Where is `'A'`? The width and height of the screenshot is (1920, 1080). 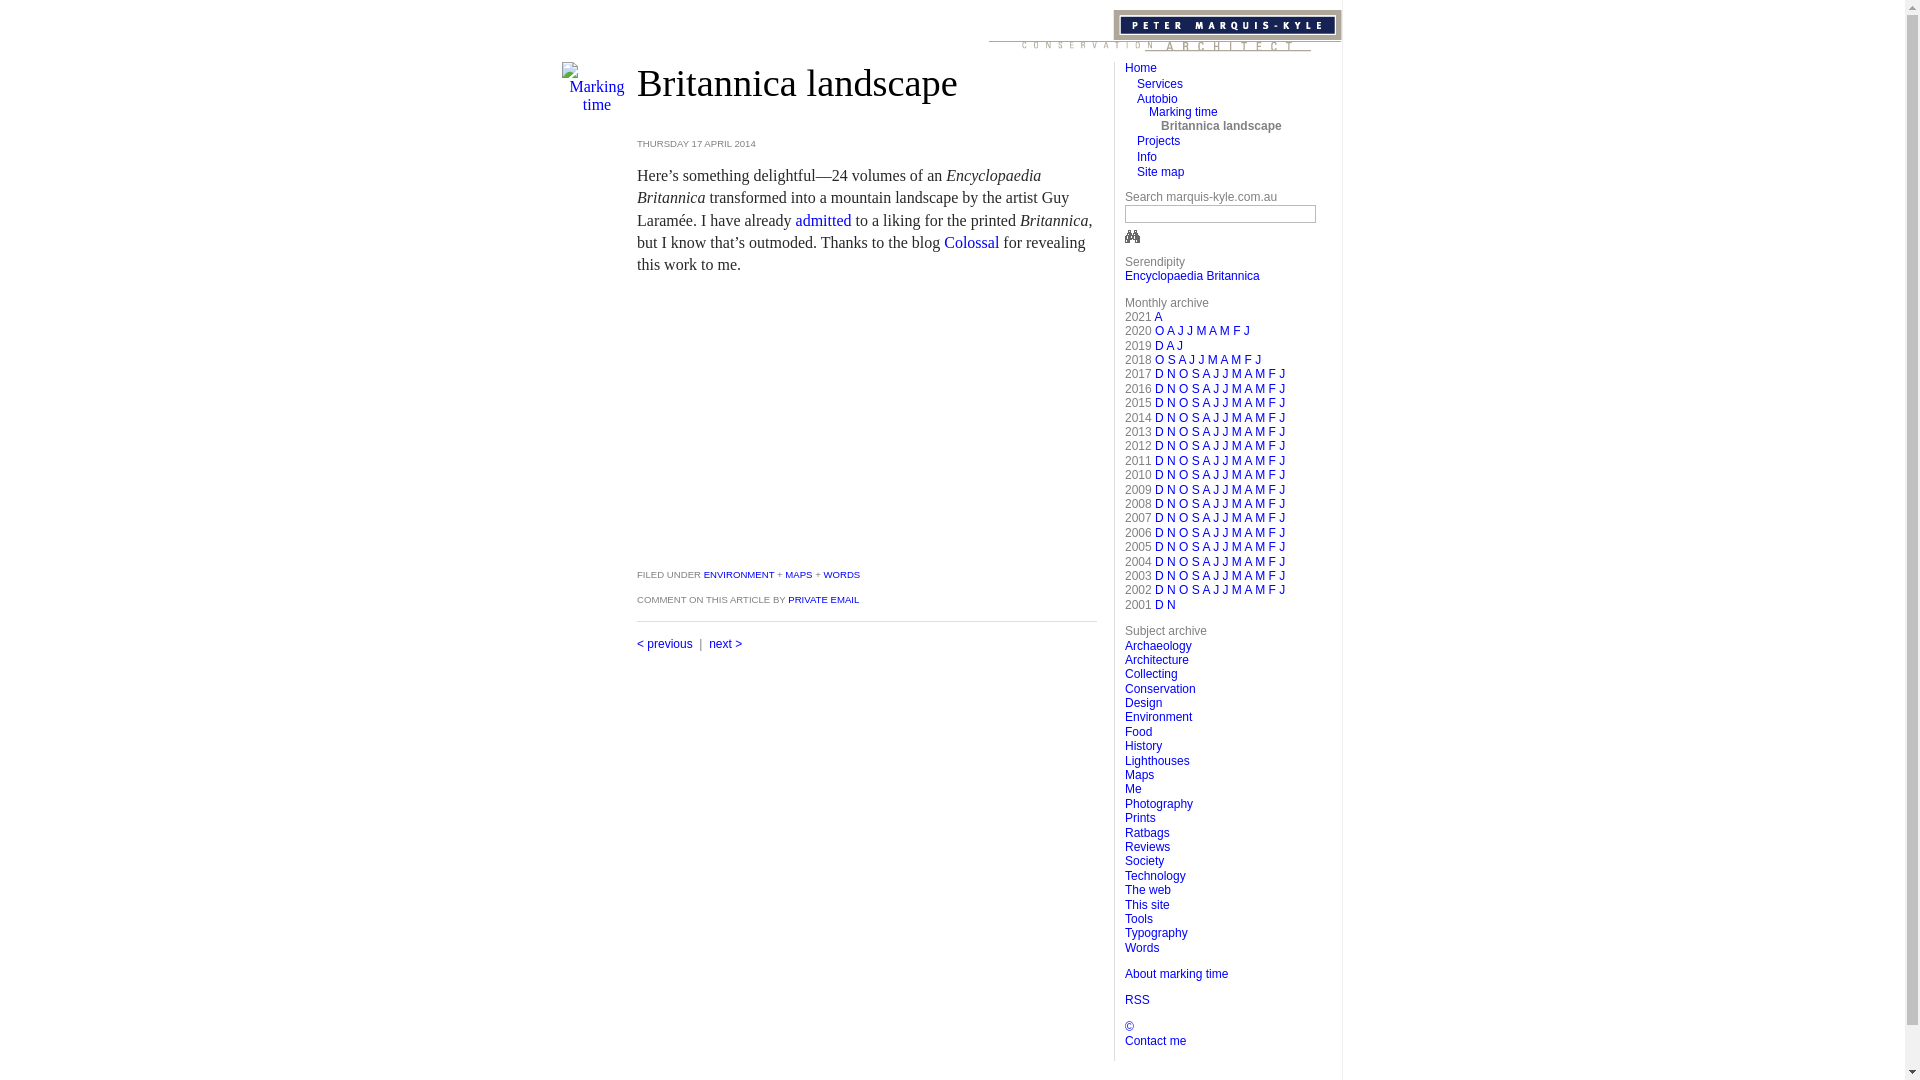
'A' is located at coordinates (1211, 330).